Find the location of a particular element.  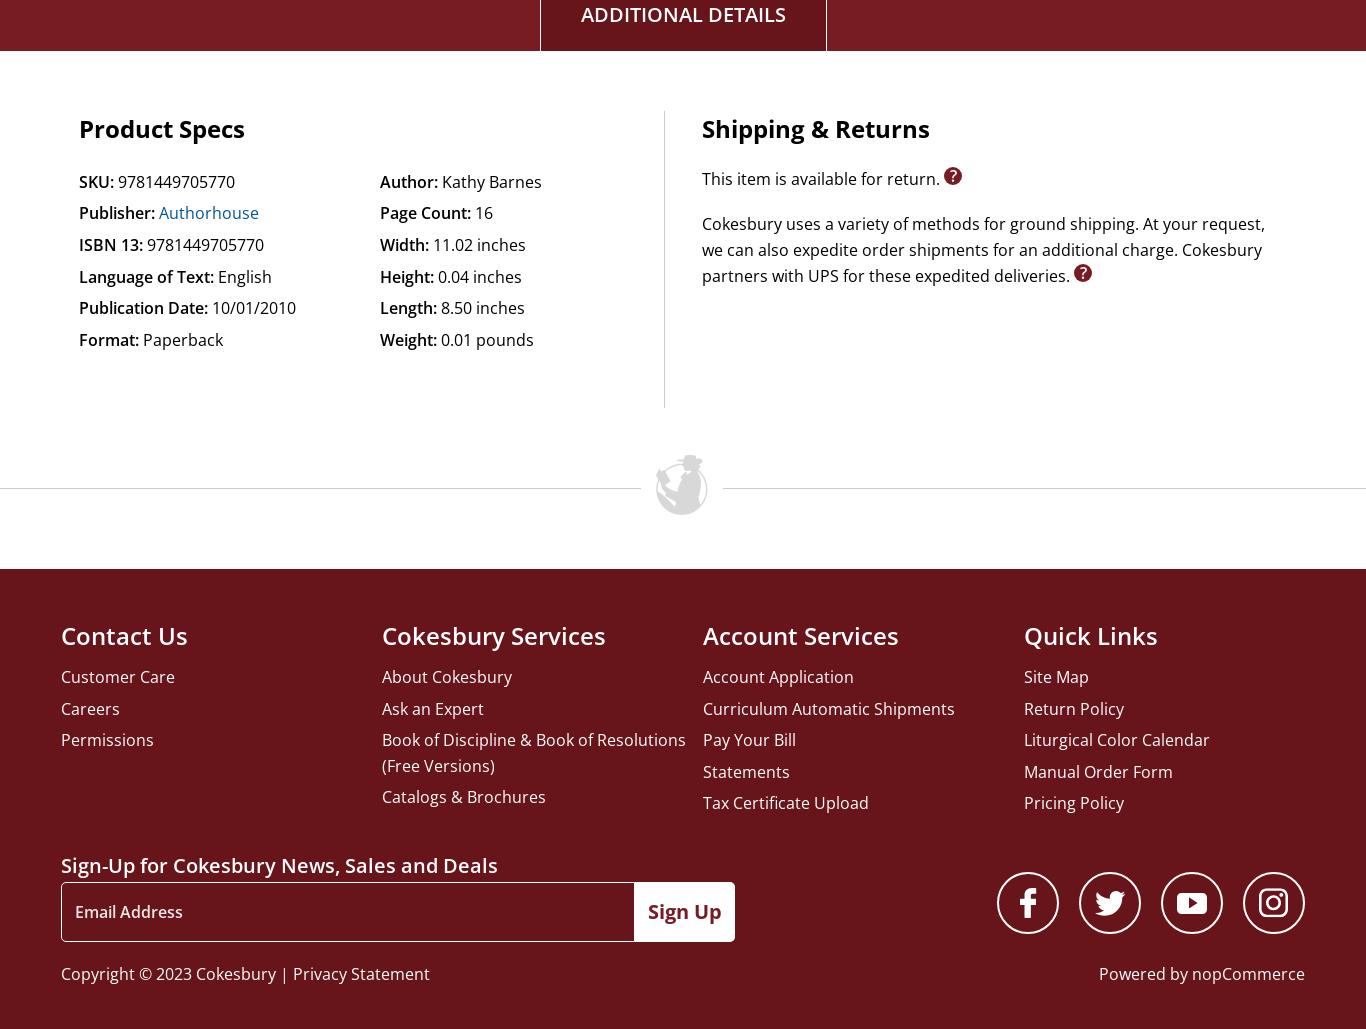

'Powered by' is located at coordinates (1096, 972).